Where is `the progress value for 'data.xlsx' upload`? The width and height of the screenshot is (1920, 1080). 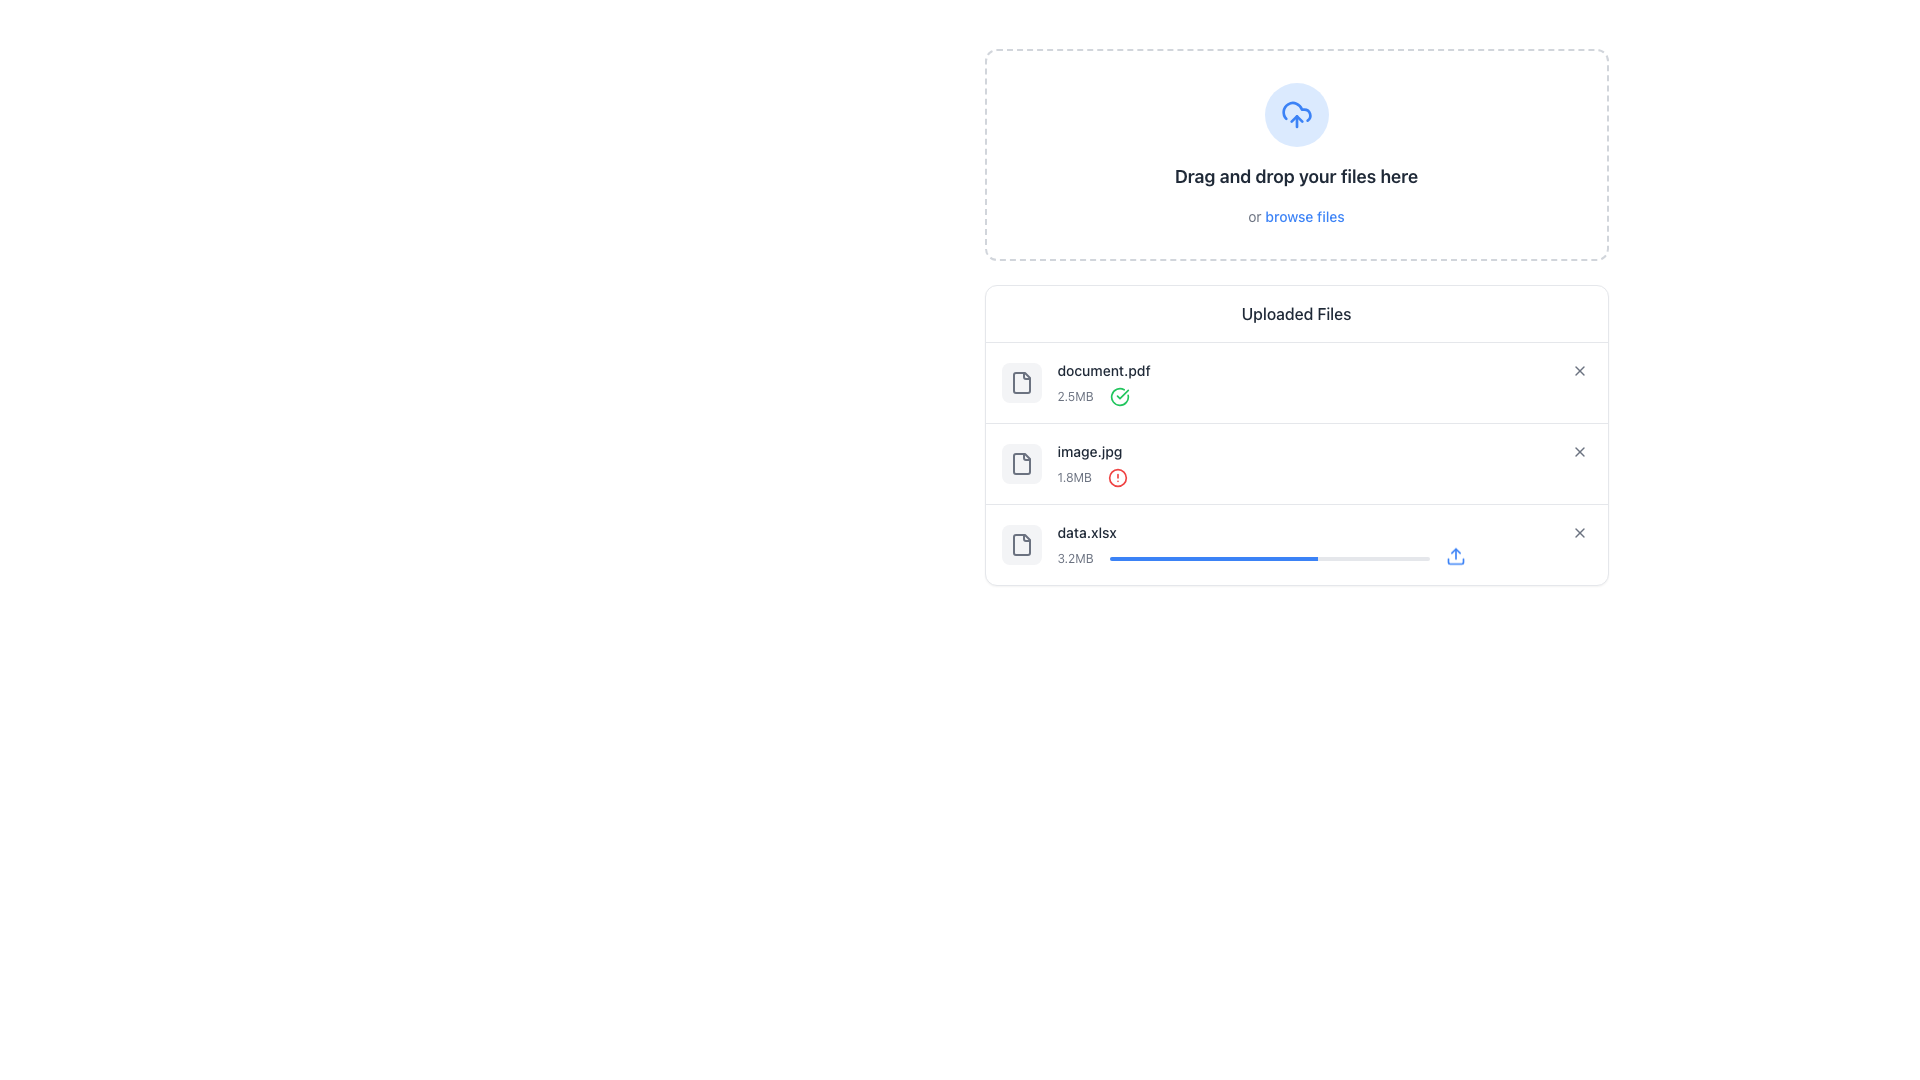
the progress value for 'data.xlsx' upload is located at coordinates (1282, 559).